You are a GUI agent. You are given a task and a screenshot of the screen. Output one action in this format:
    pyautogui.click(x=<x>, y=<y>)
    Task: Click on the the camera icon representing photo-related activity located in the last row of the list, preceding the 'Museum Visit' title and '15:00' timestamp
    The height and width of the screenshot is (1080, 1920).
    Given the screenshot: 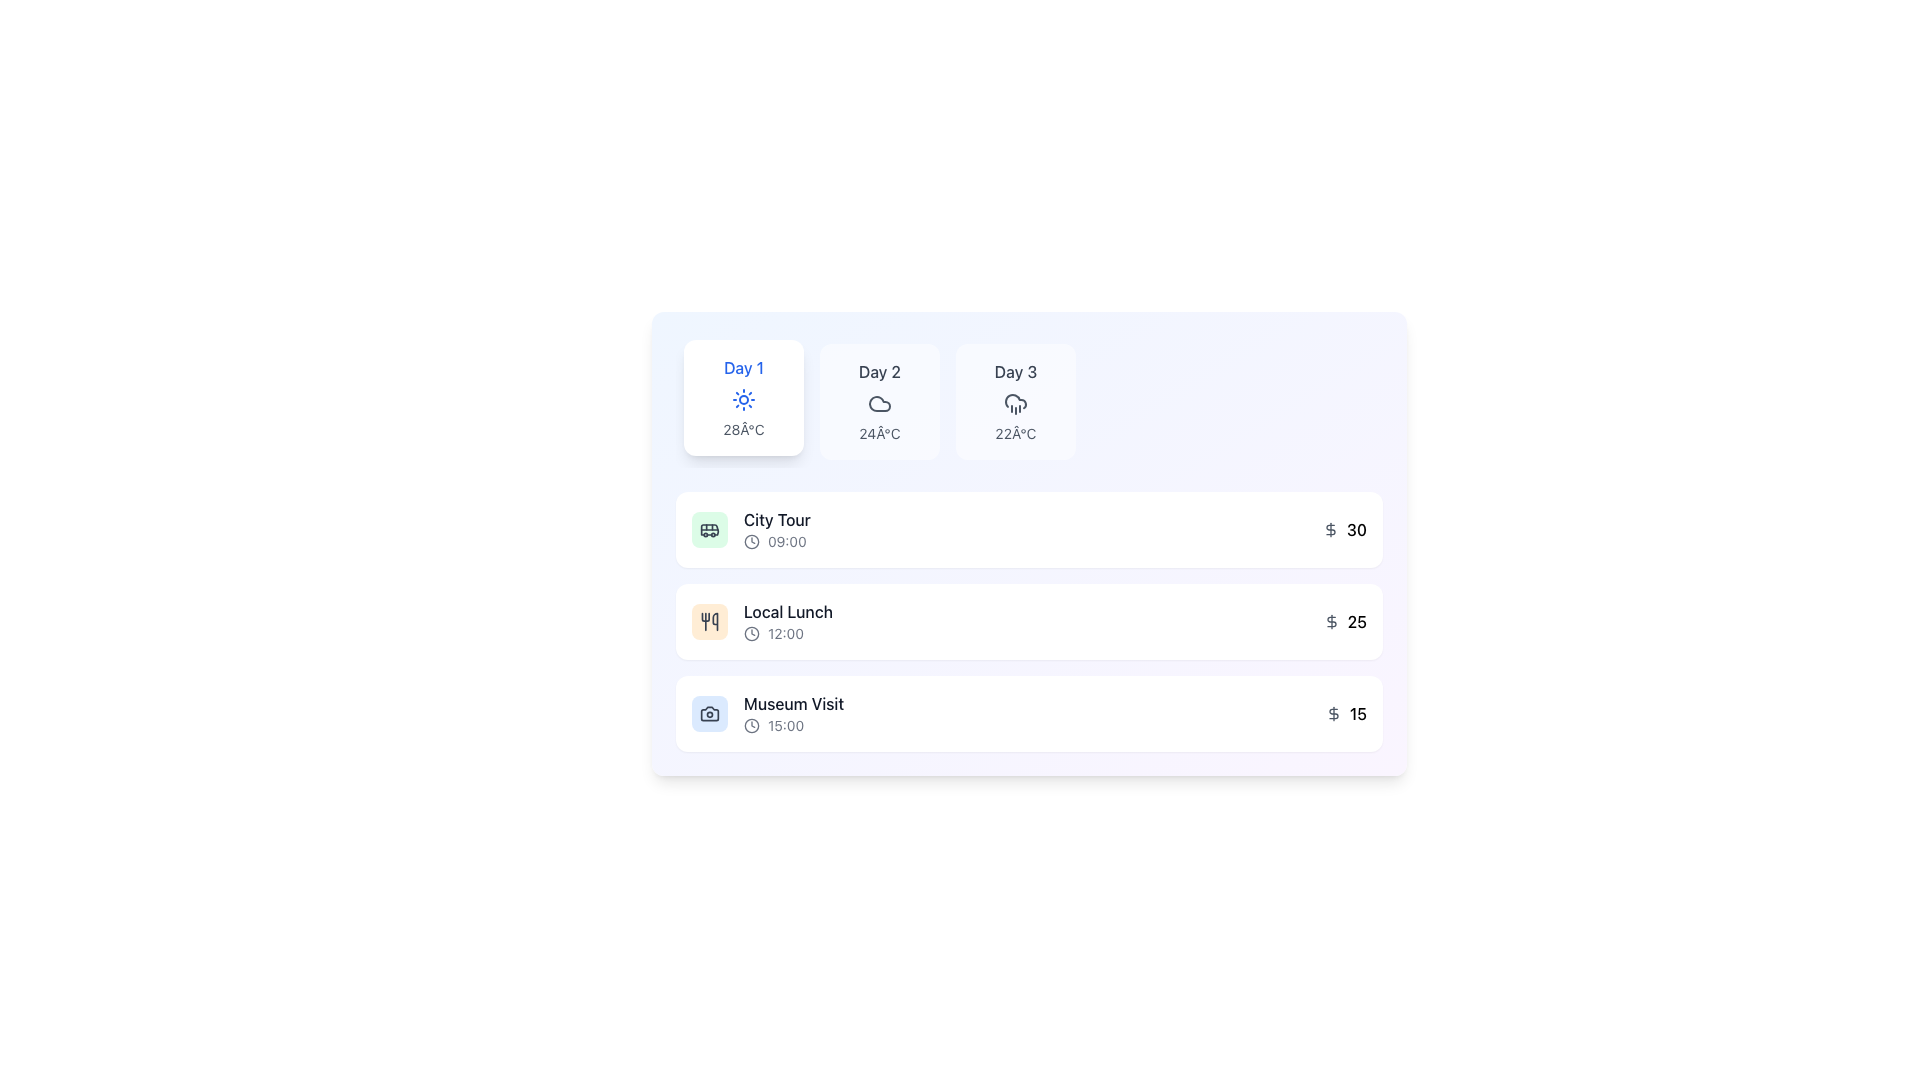 What is the action you would take?
    pyautogui.click(x=710, y=712)
    